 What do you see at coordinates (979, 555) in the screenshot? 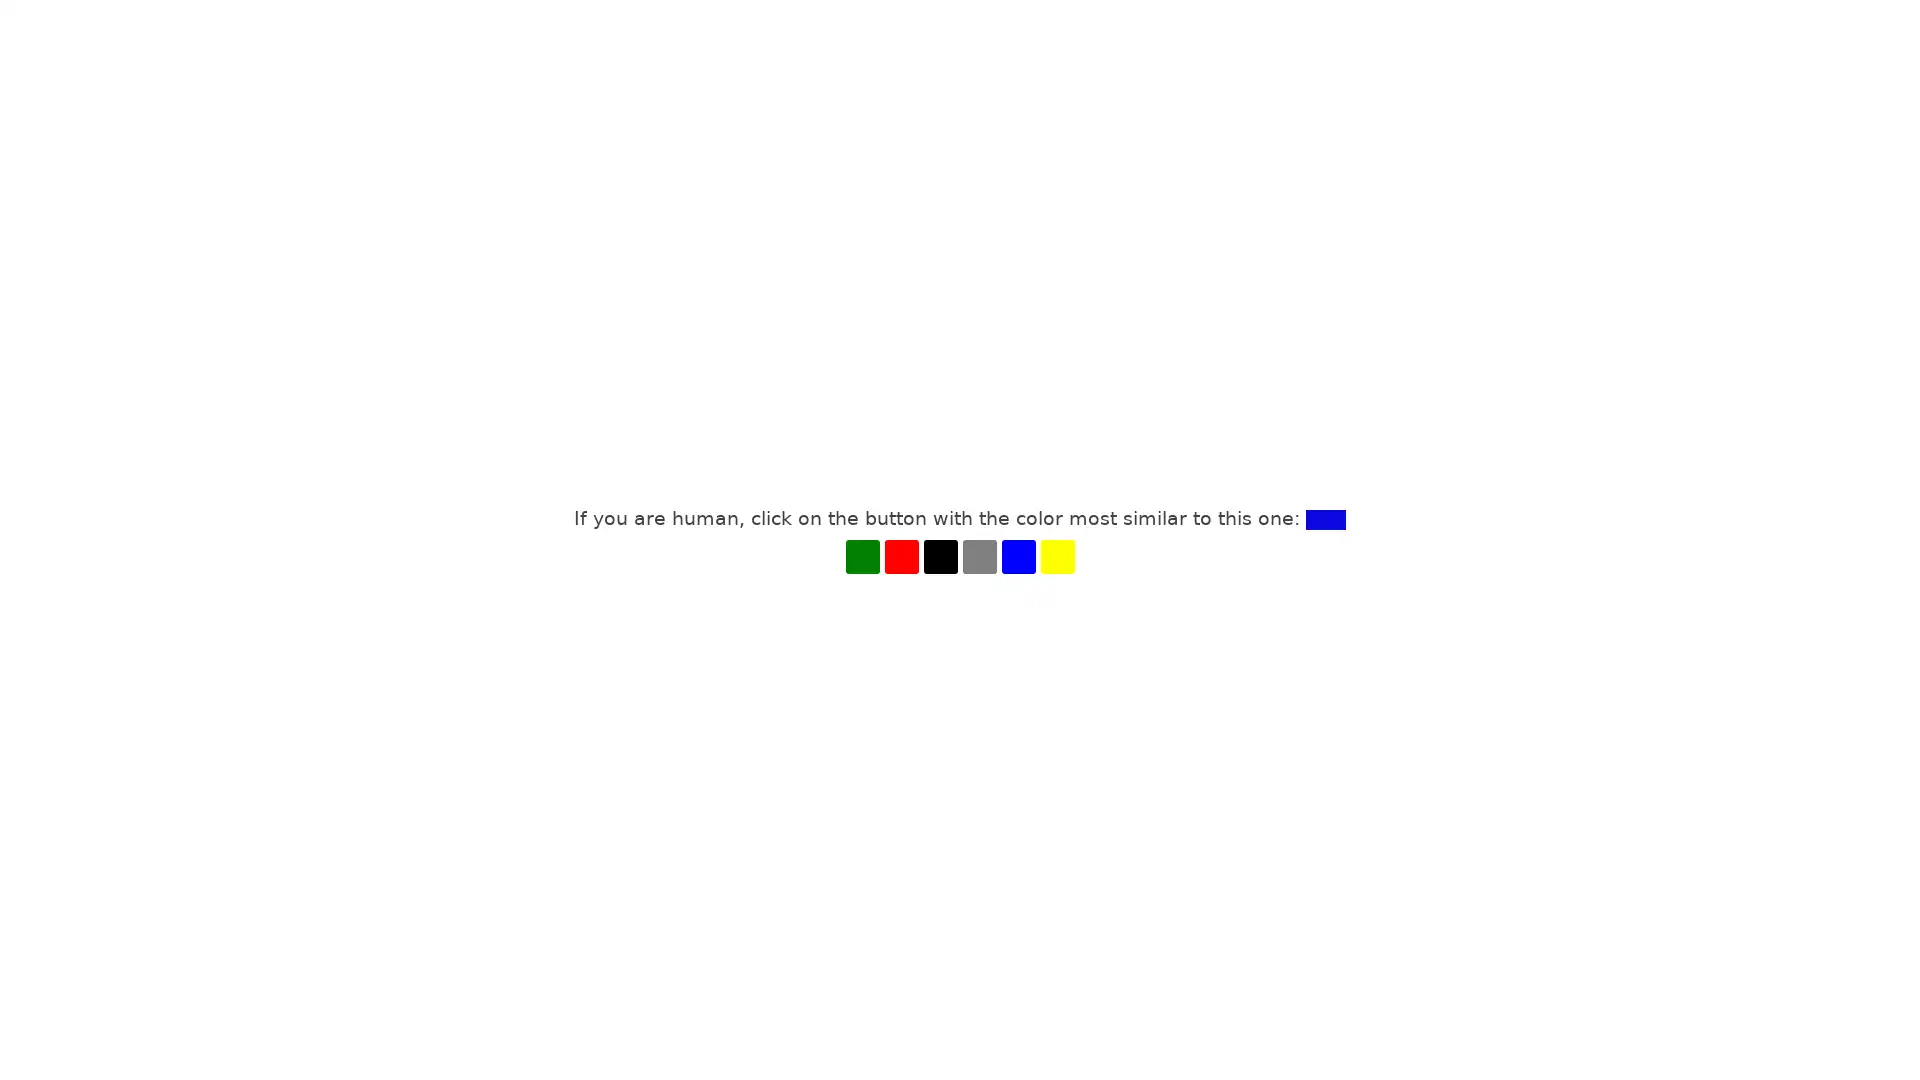
I see `GRAY` at bounding box center [979, 555].